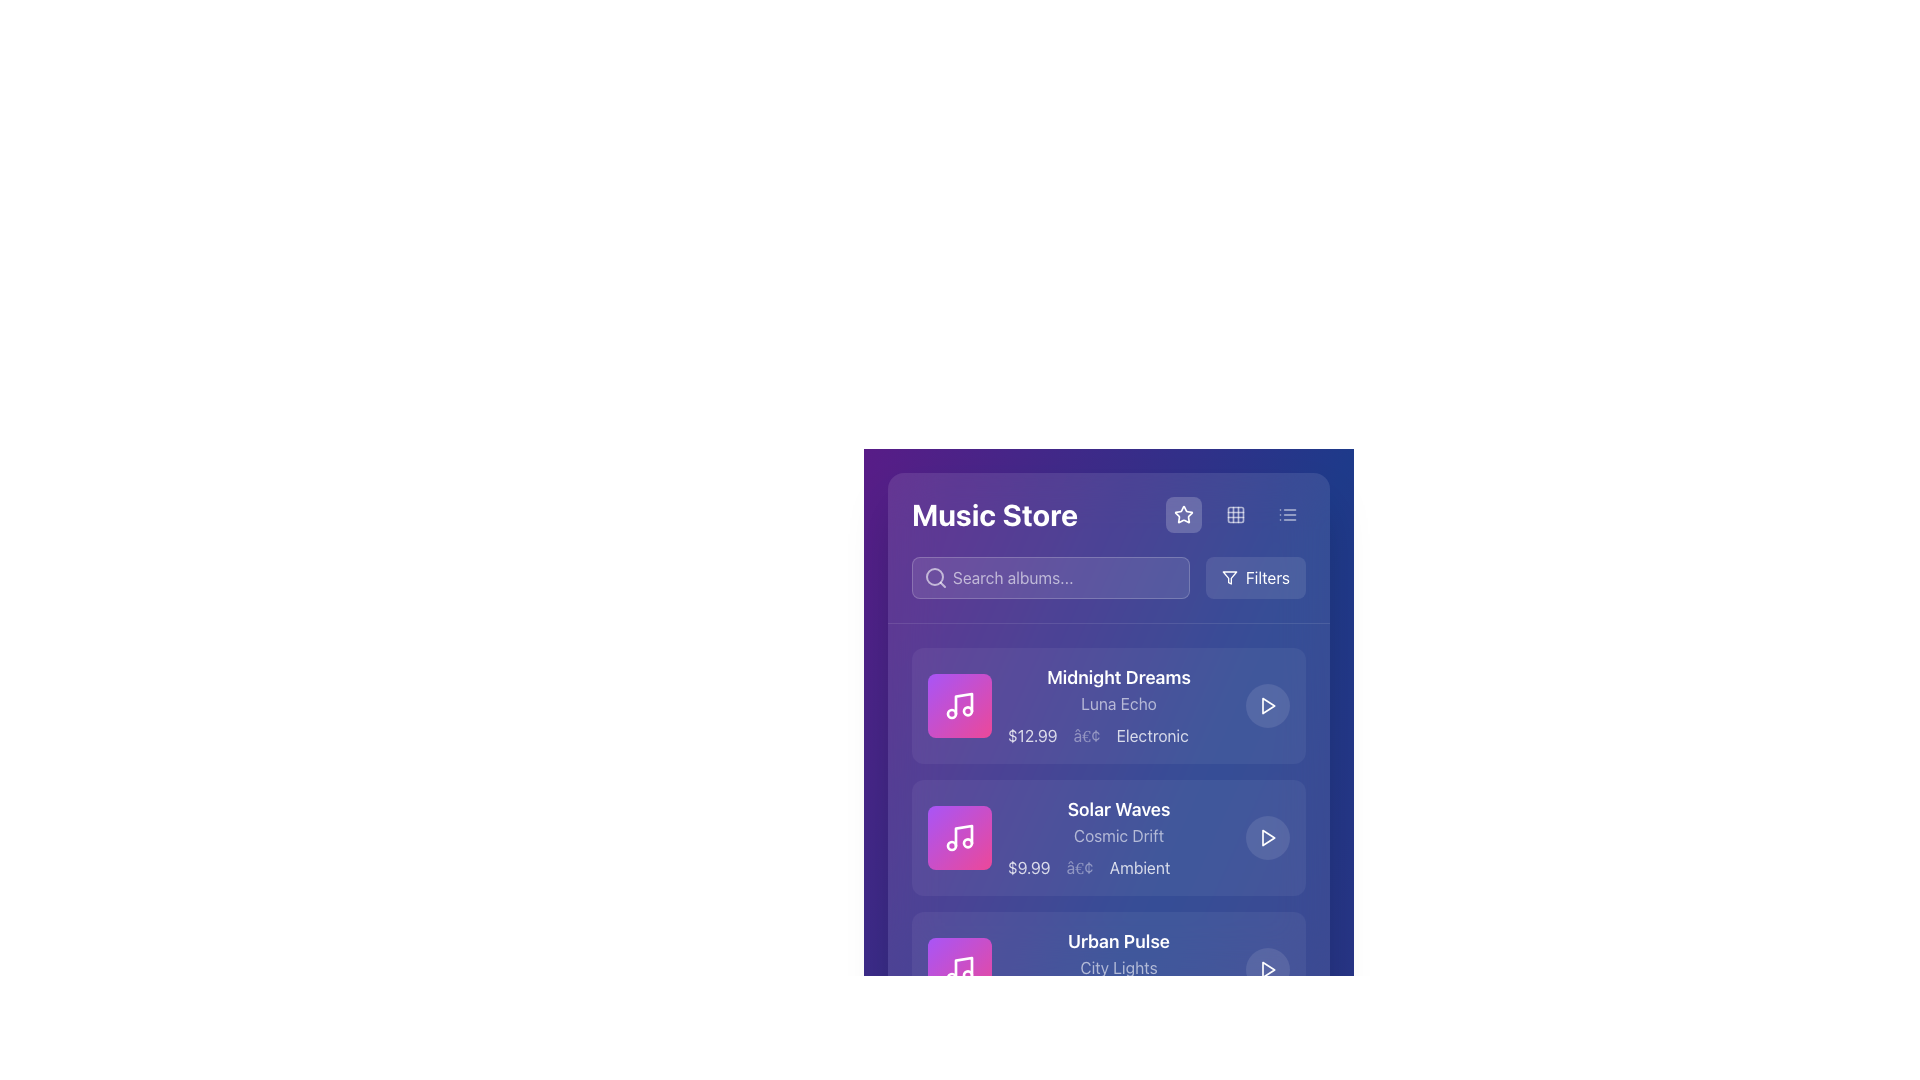 This screenshot has width=1920, height=1080. What do you see at coordinates (935, 578) in the screenshot?
I see `the search icon located to the left of the search input field, which indicates the search functionality for entering queries` at bounding box center [935, 578].